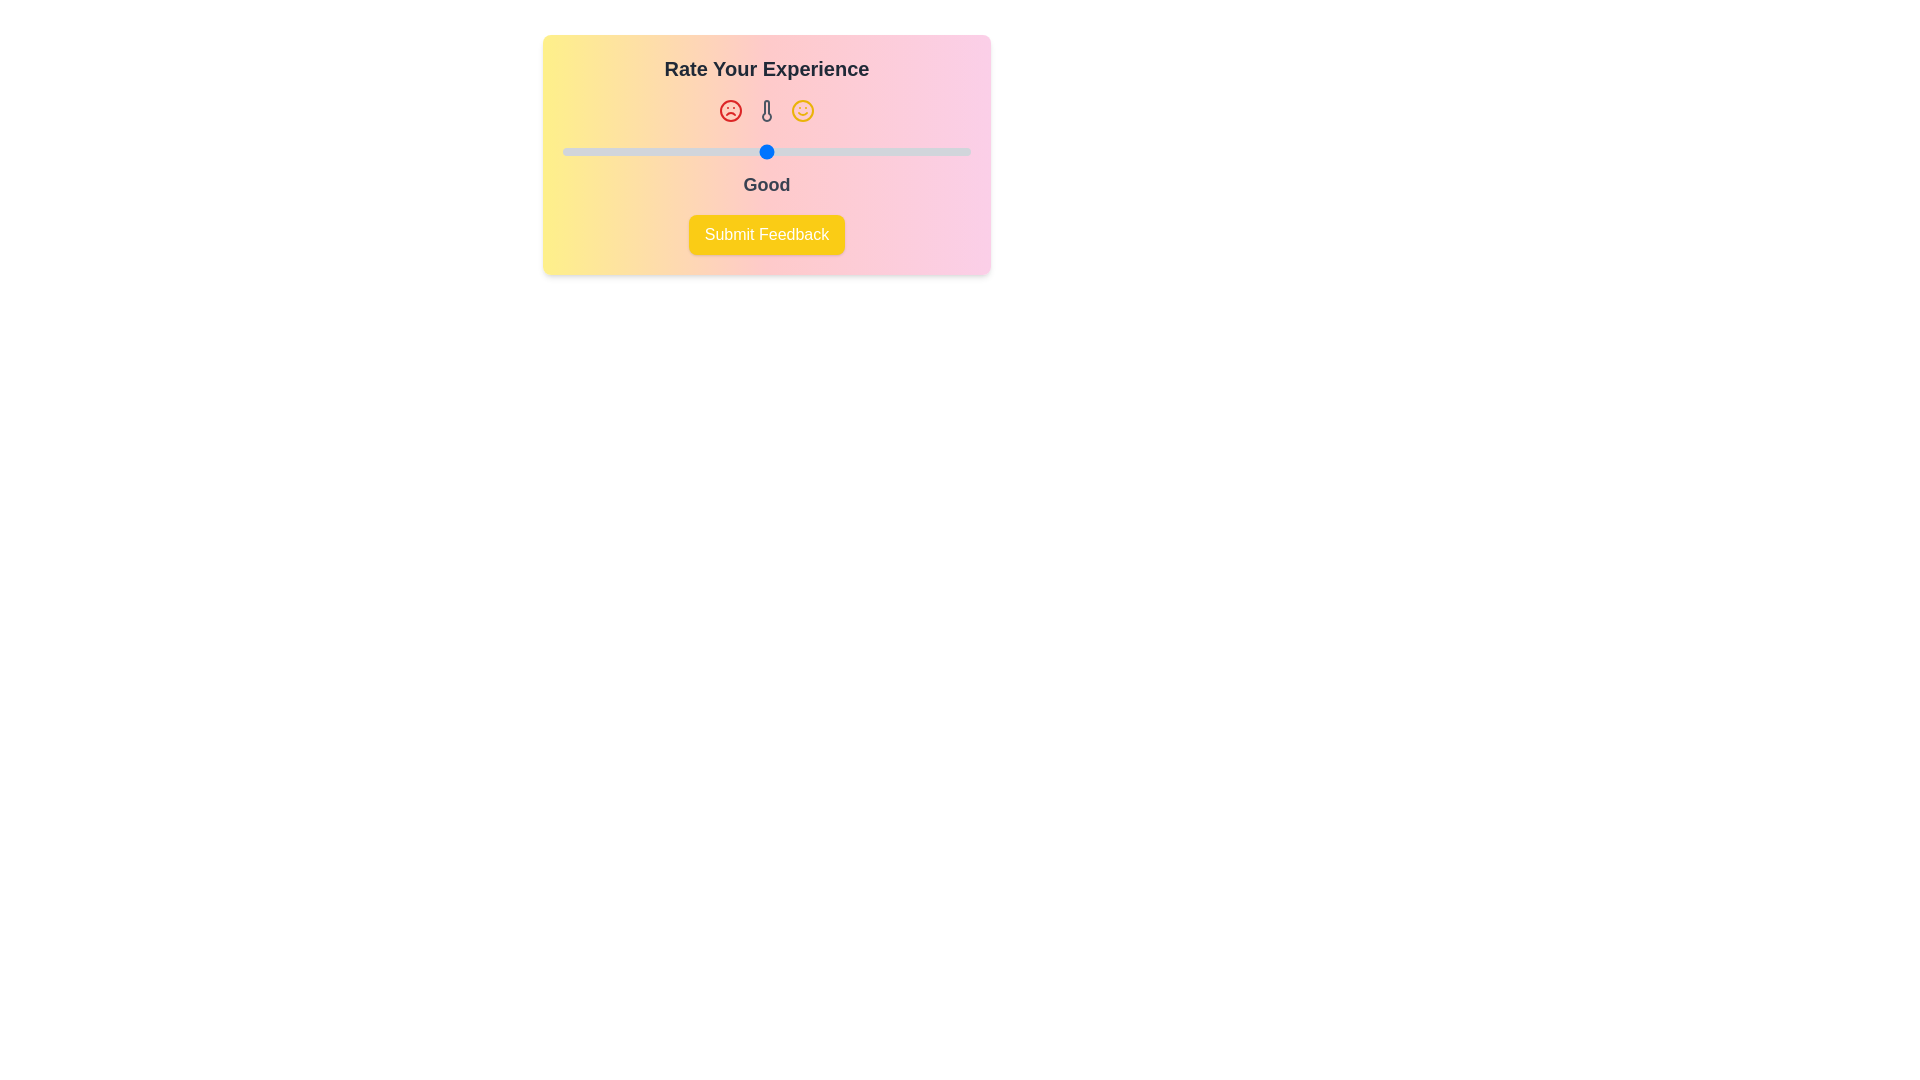  I want to click on the slider to set the rating to 3, so click(766, 150).